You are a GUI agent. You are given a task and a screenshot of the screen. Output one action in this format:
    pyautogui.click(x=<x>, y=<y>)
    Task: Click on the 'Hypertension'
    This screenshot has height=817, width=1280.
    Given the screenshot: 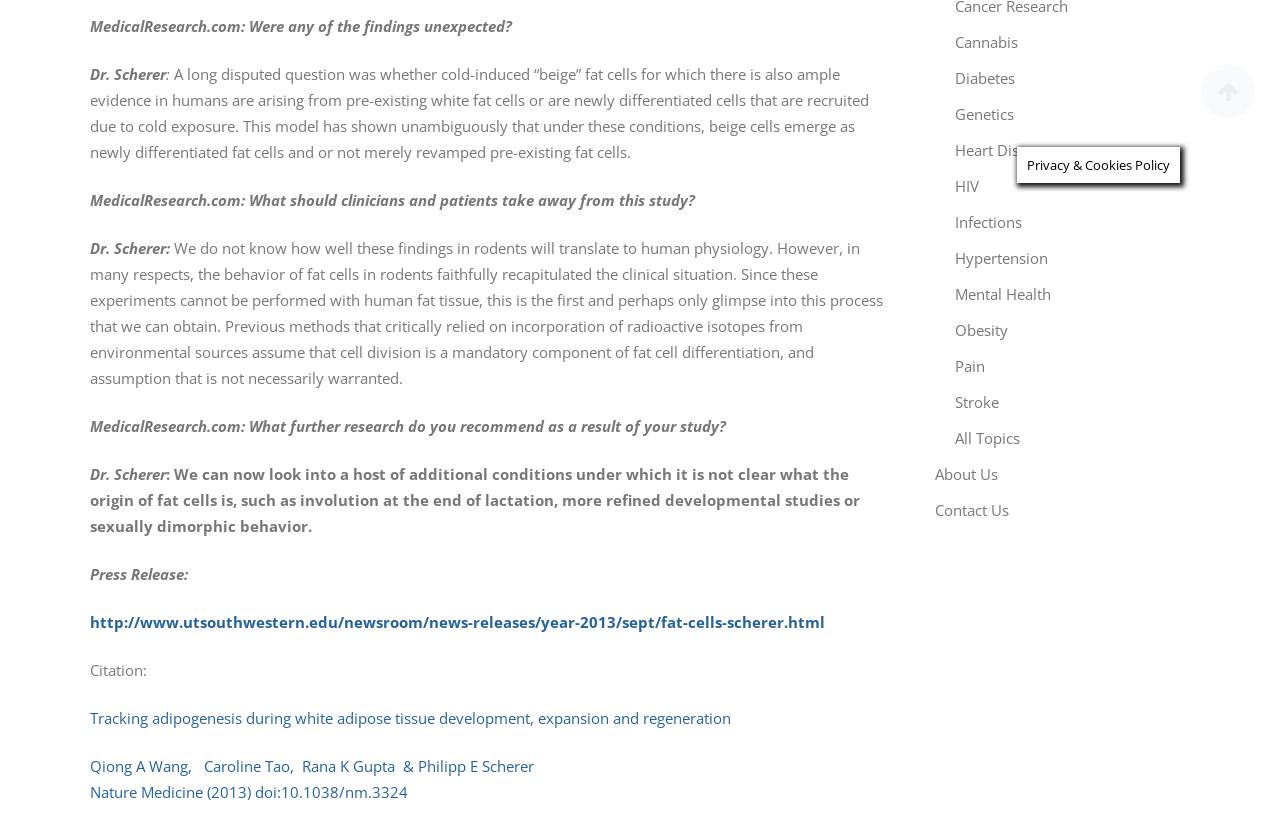 What is the action you would take?
    pyautogui.click(x=1001, y=258)
    